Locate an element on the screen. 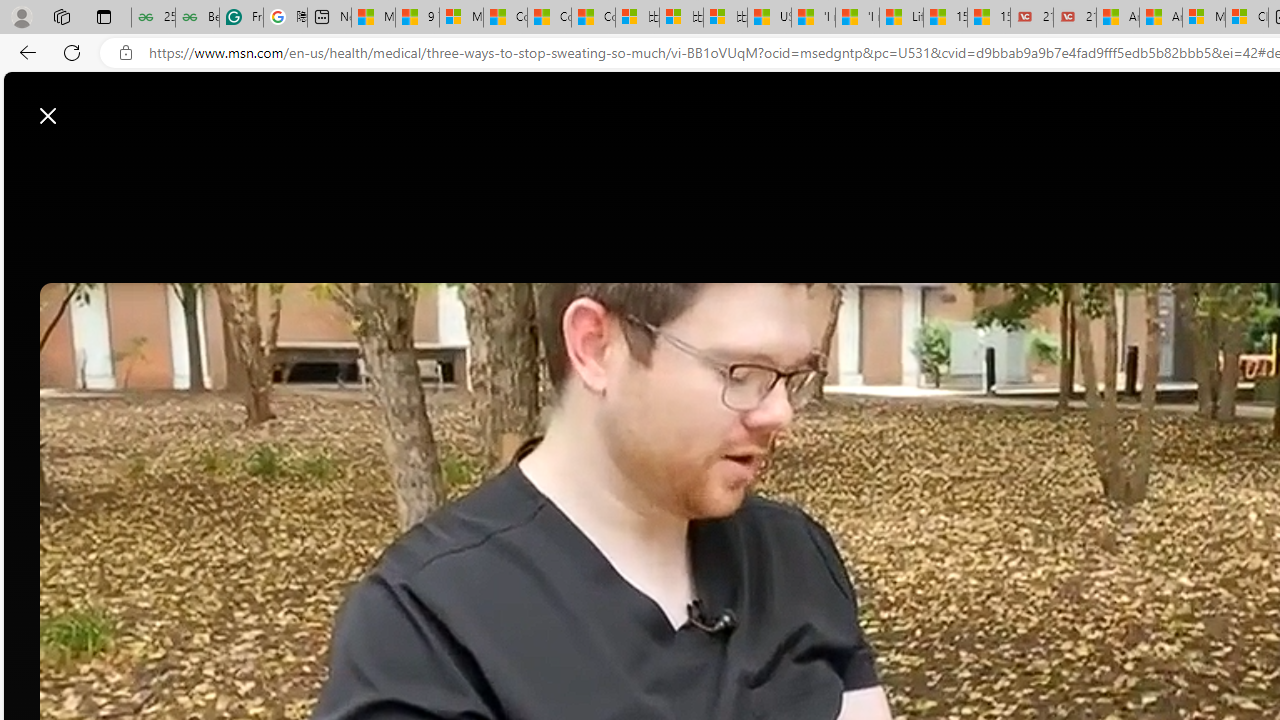 The height and width of the screenshot is (720, 1280). 'Best SSL Certificates Provider in India - GeeksforGeeks' is located at coordinates (197, 17).